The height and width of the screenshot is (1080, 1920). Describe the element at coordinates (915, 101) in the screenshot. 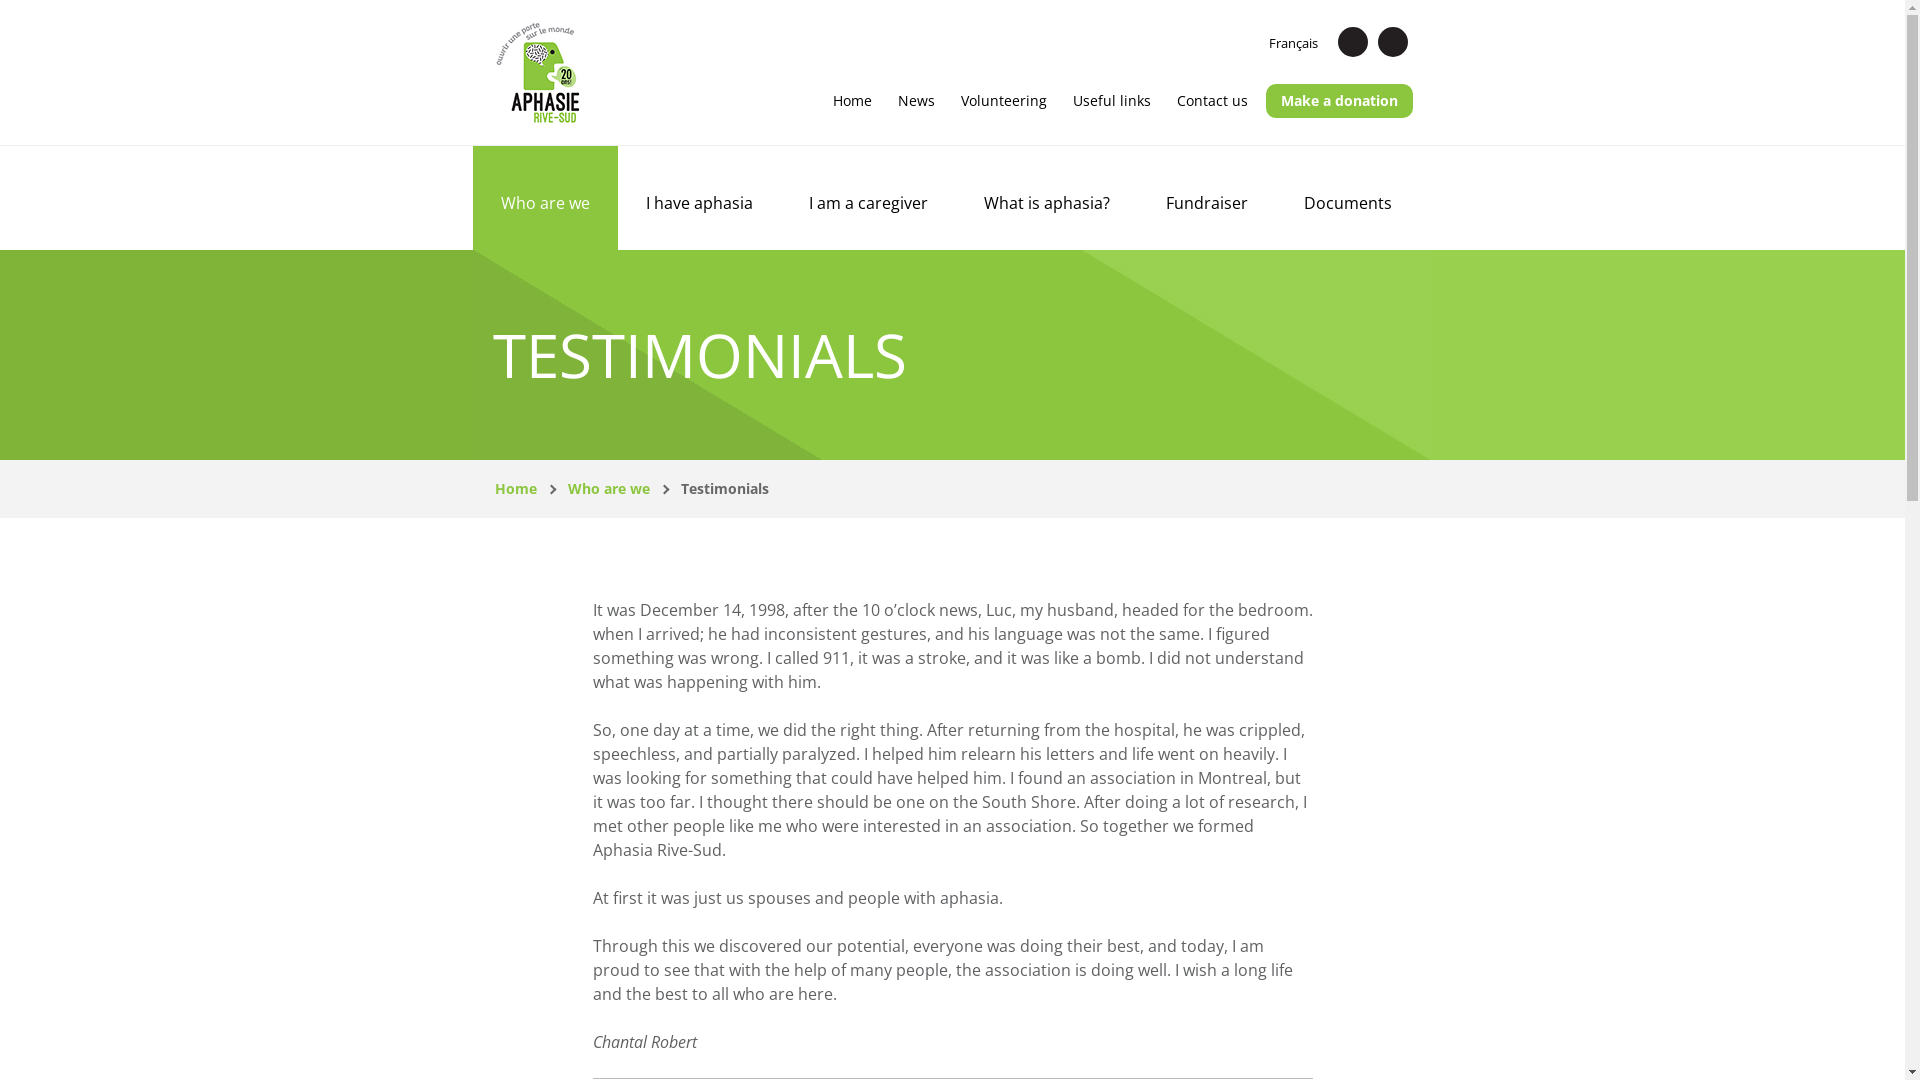

I see `'News'` at that location.